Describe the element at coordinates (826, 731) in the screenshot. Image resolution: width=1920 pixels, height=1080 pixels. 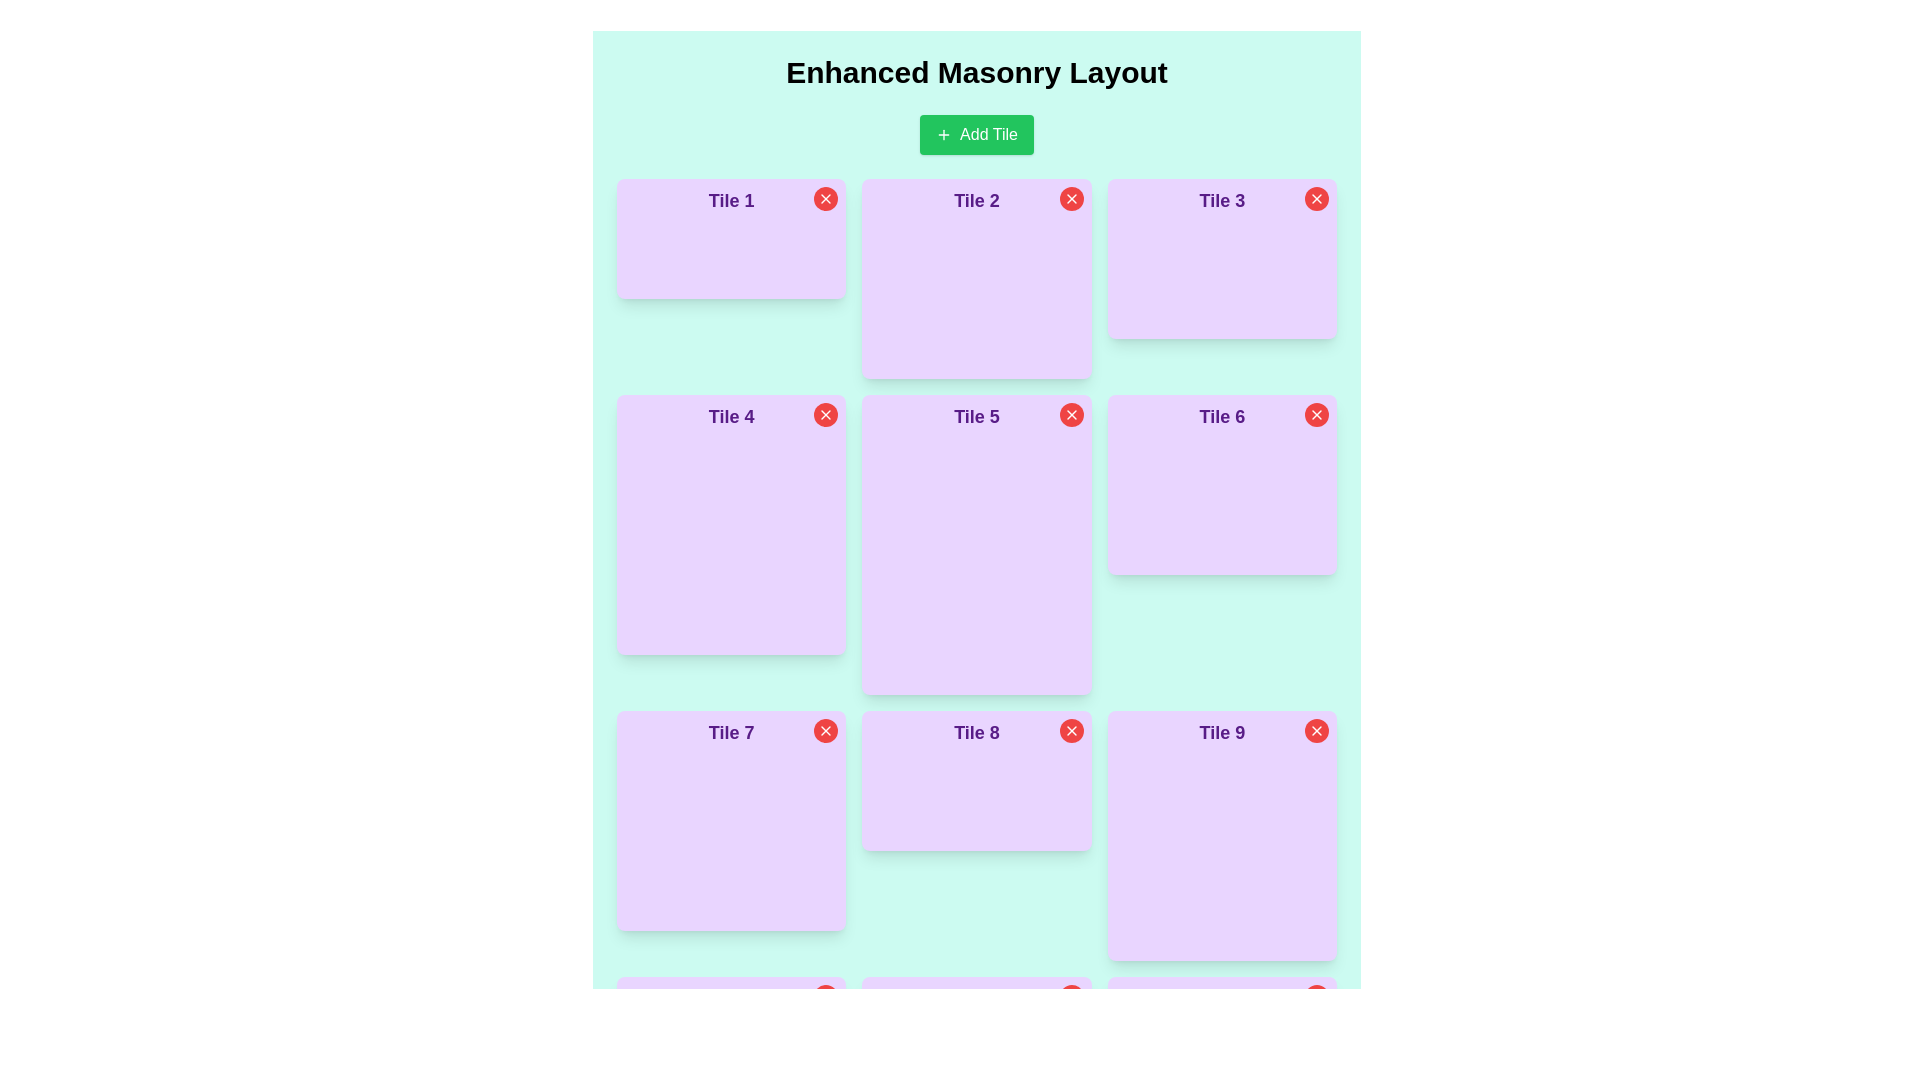
I see `the 'X' icon inside the circular red button located in the top-right corner of the card labeled 'Tile 7'` at that location.